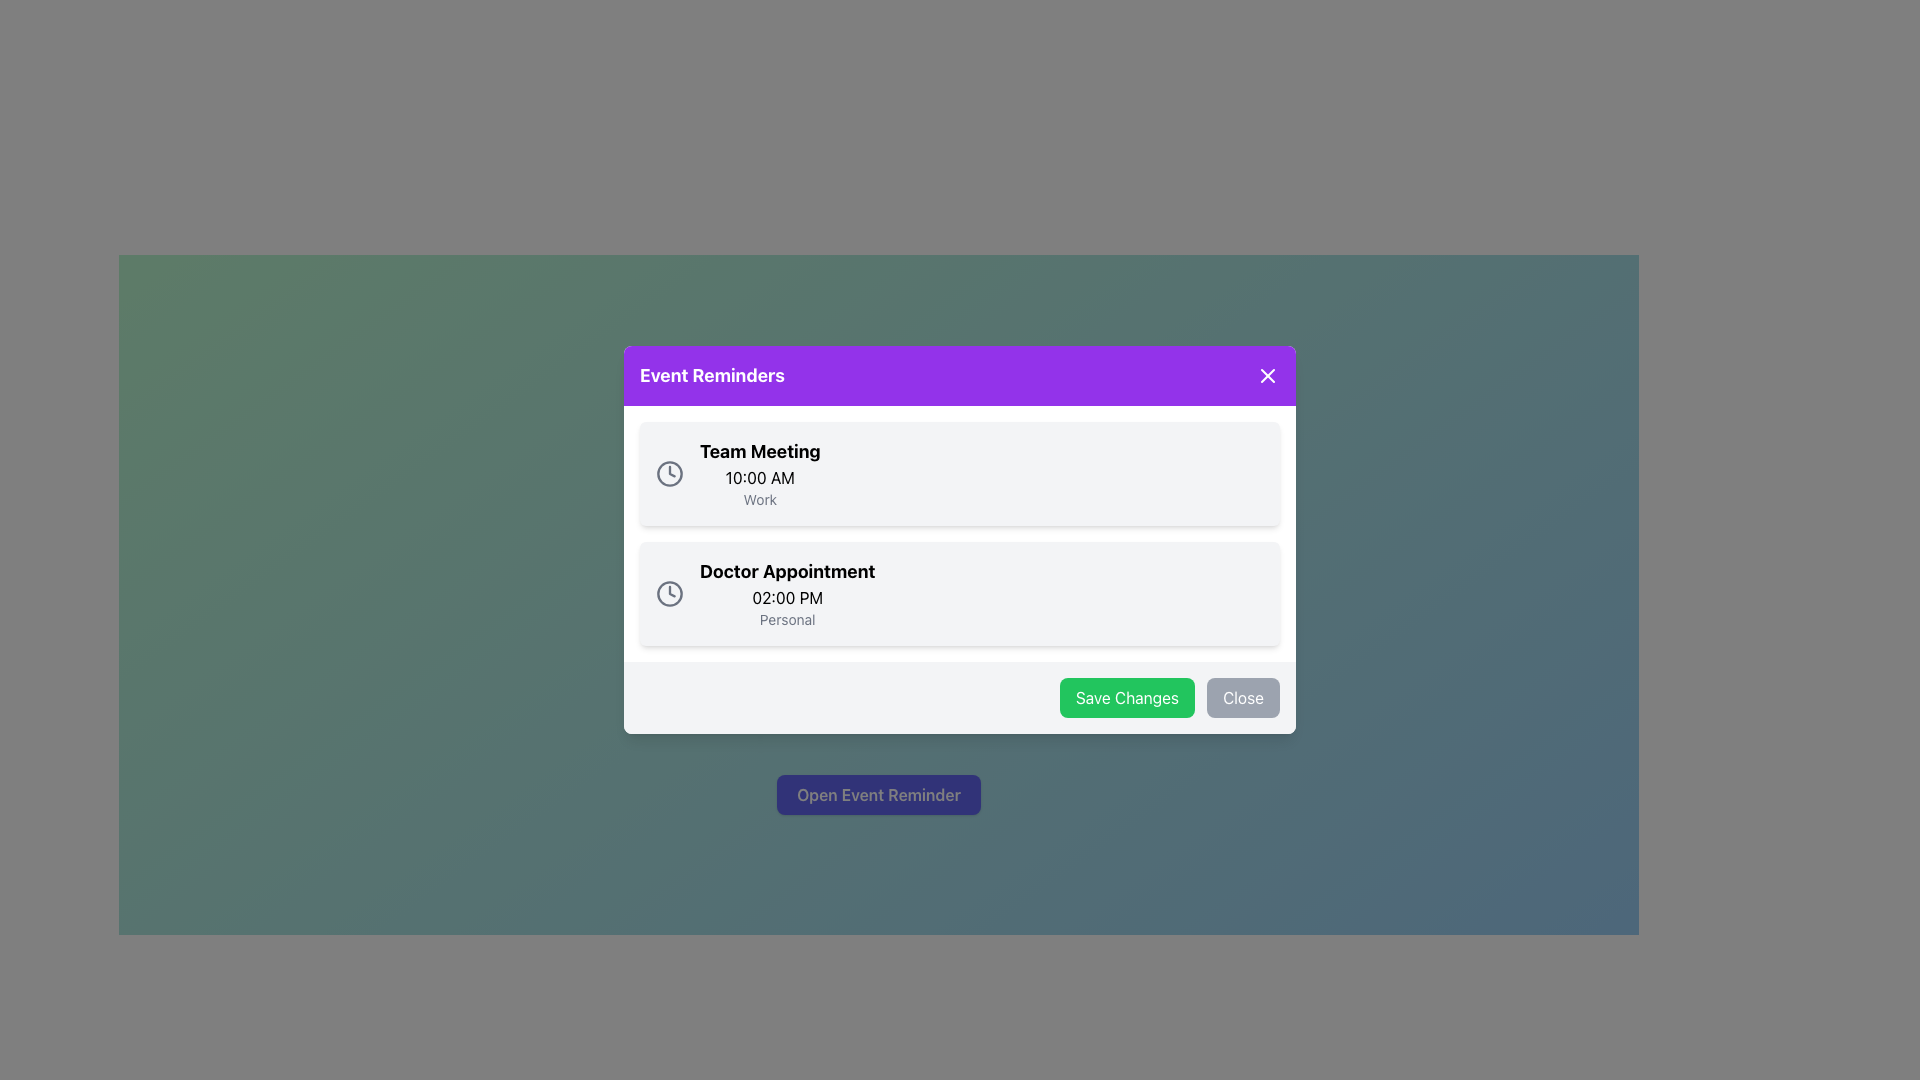 Image resolution: width=1920 pixels, height=1080 pixels. Describe the element at coordinates (670, 474) in the screenshot. I see `the SVG Circle icon representing a clock face in the second event entry of the 'Event Reminders' dialog, located below the 'Team Meeting' entry` at that location.